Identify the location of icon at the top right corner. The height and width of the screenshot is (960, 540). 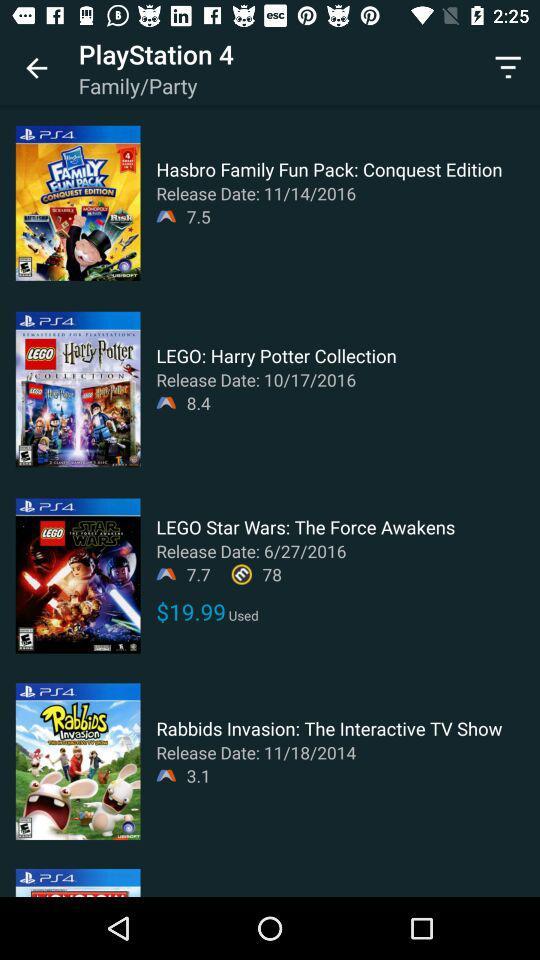
(508, 68).